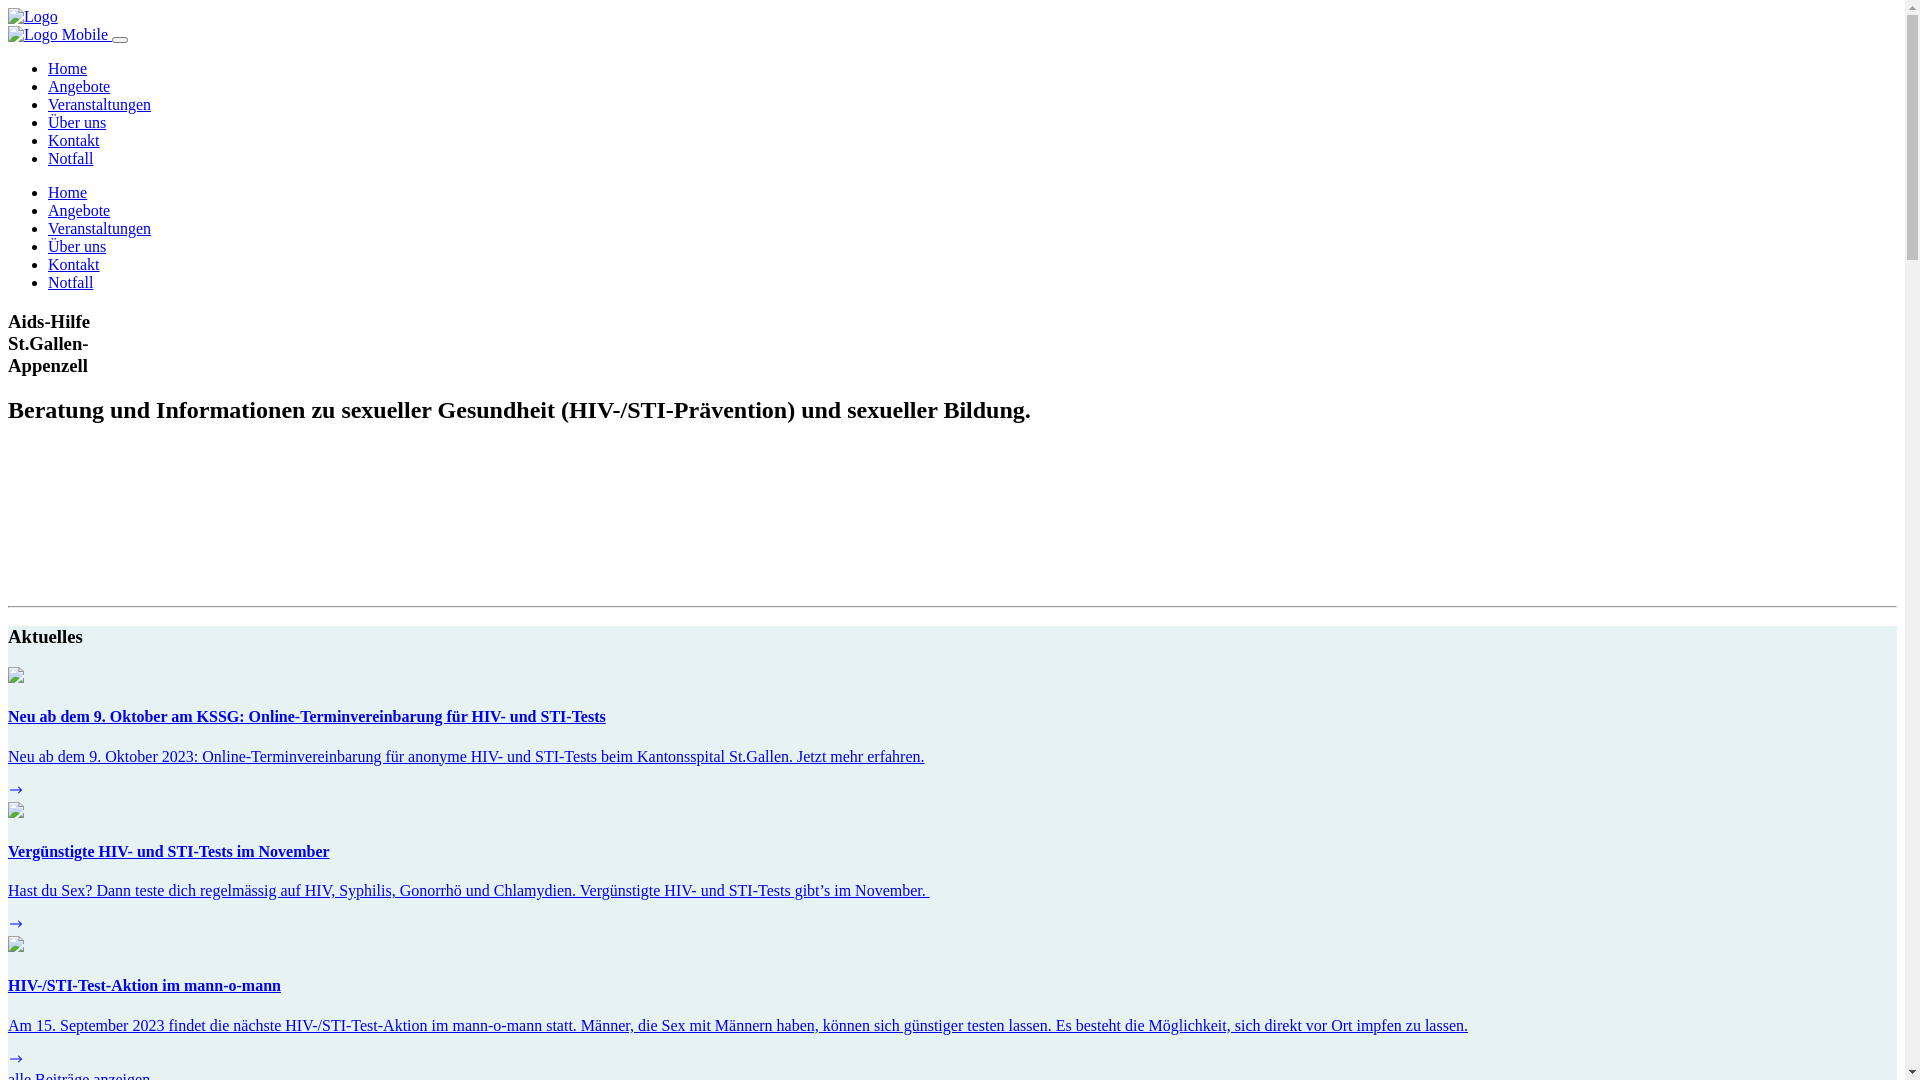 The height and width of the screenshot is (1080, 1920). What do you see at coordinates (70, 282) in the screenshot?
I see `'Notfall'` at bounding box center [70, 282].